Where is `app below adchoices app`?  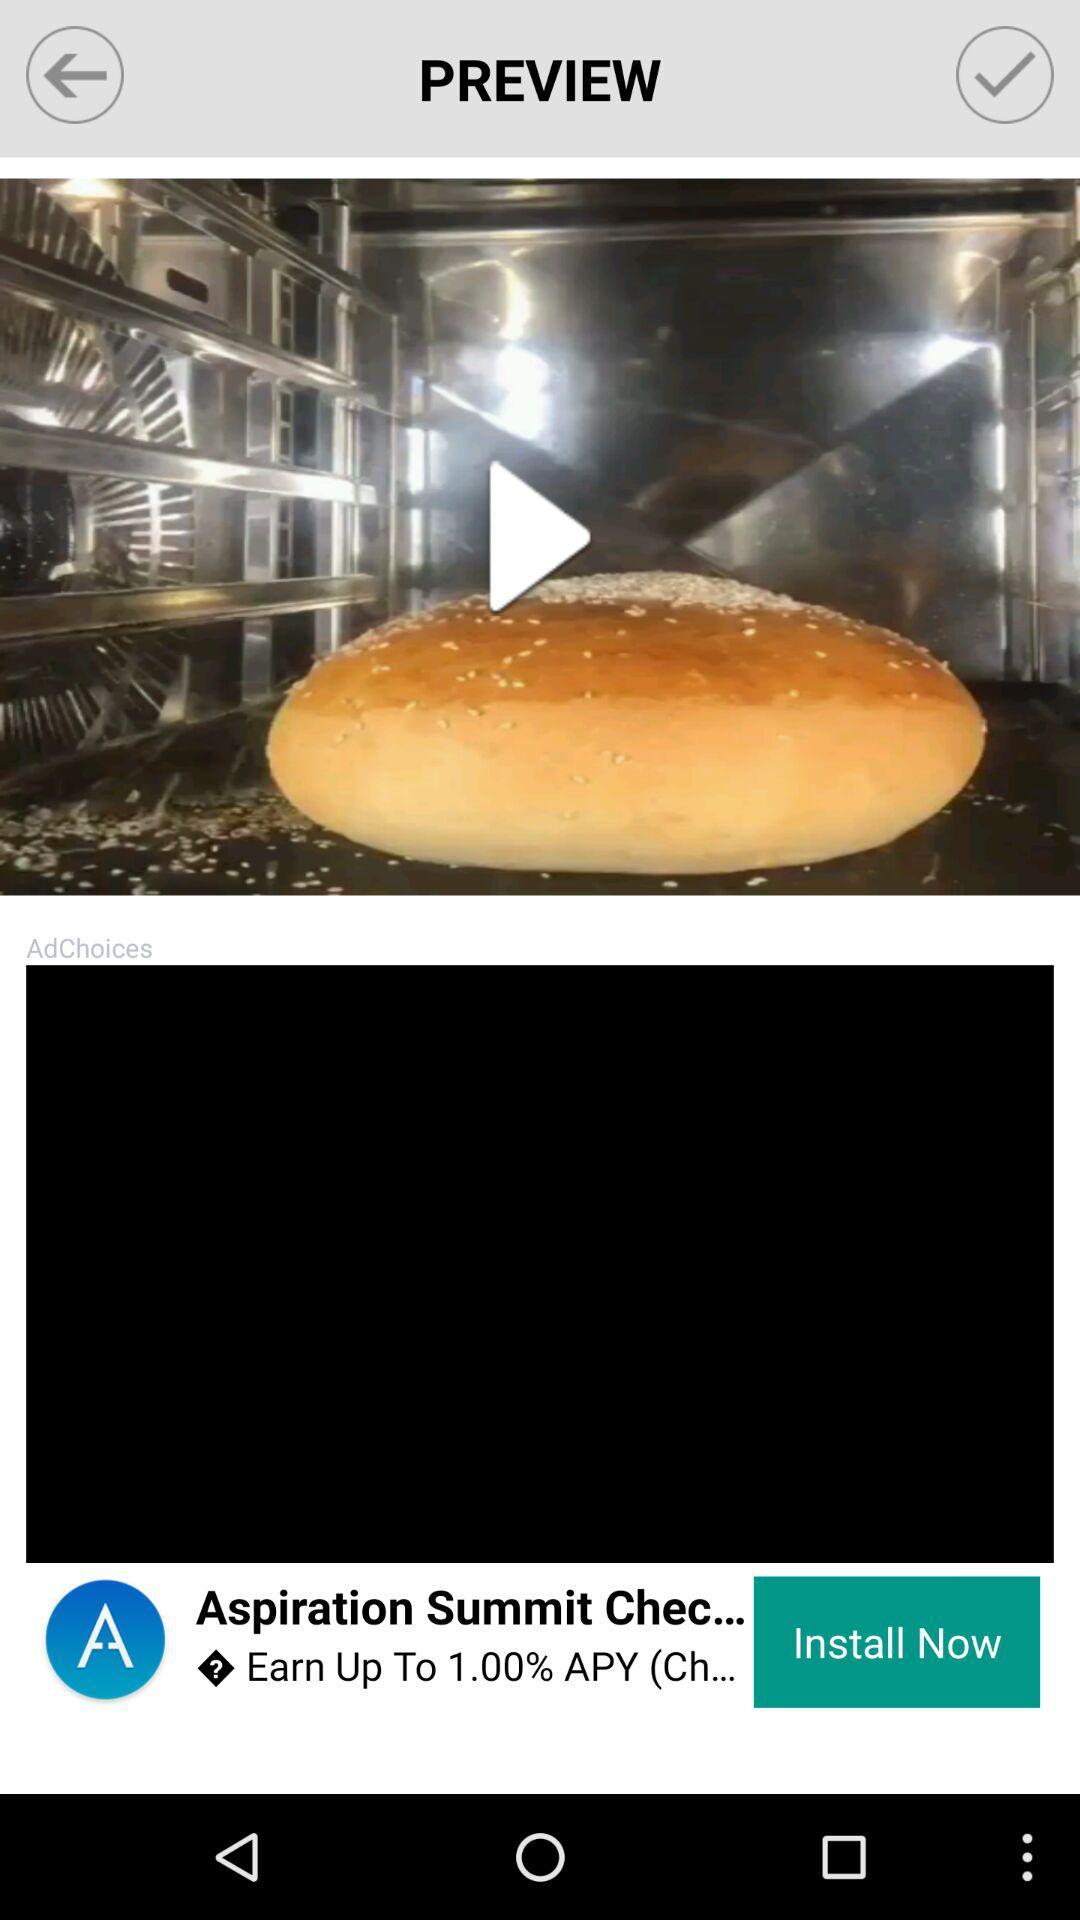
app below adchoices app is located at coordinates (62, 1524).